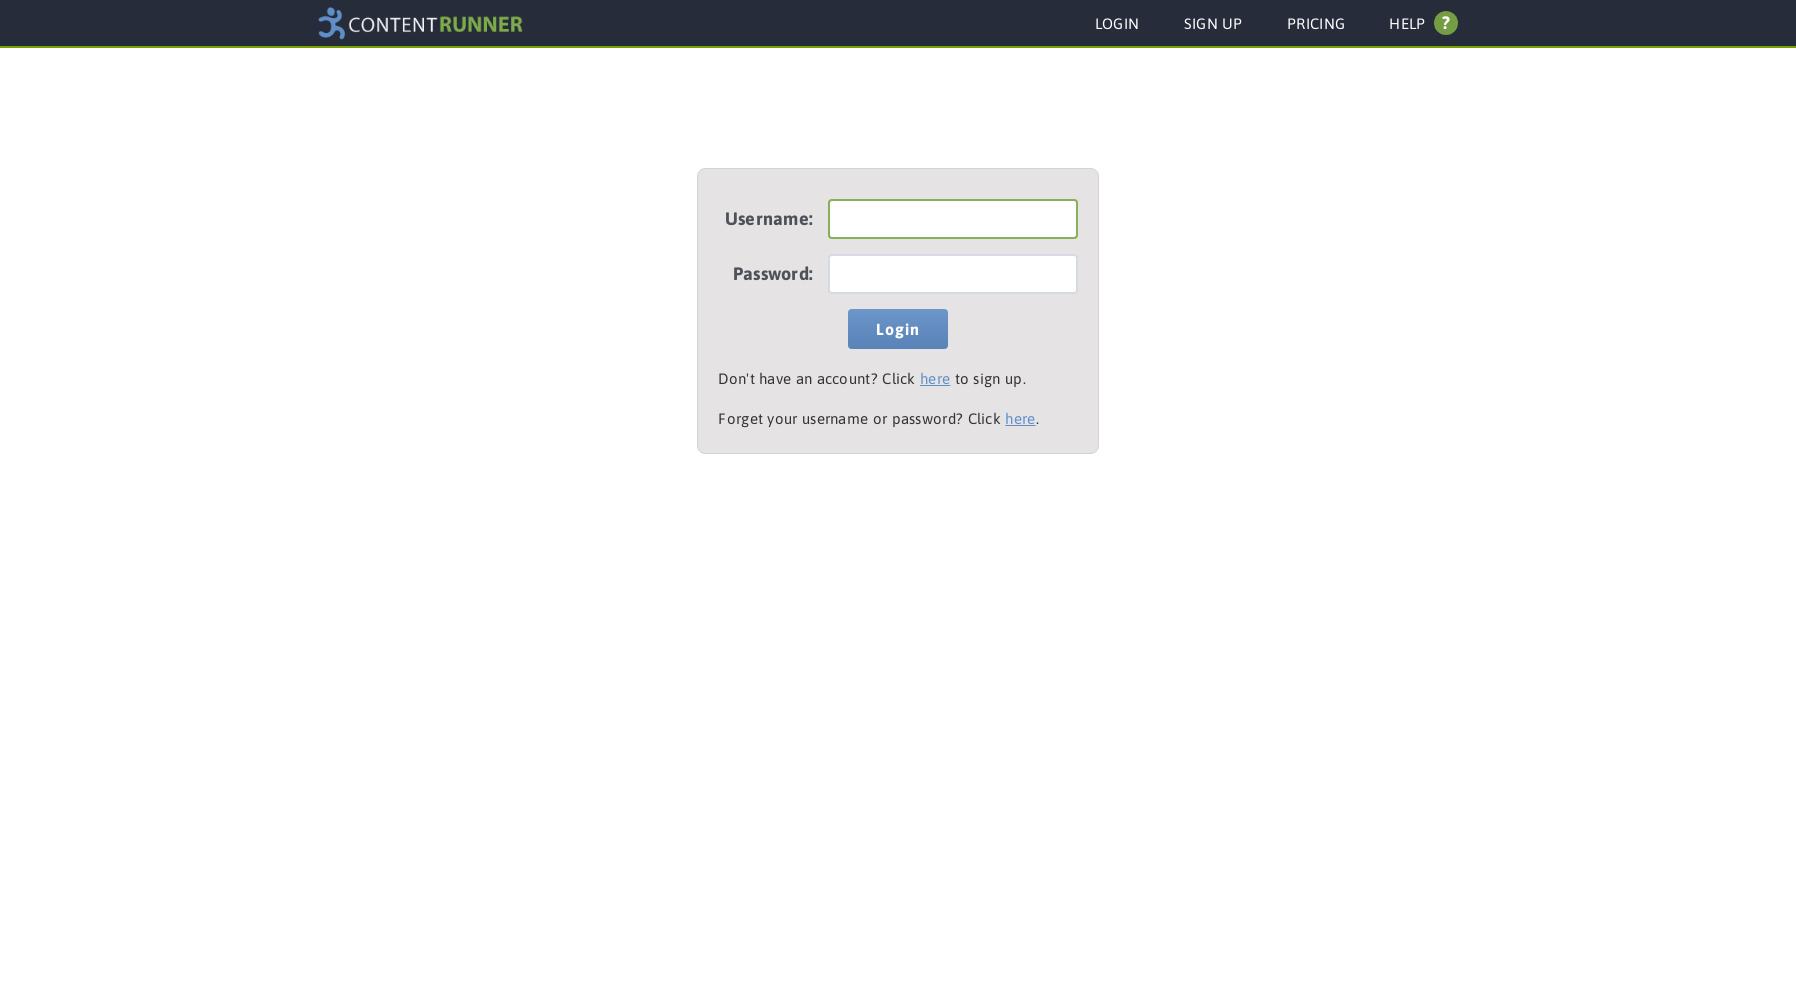 This screenshot has width=1796, height=1000. I want to click on 'Username:', so click(768, 217).